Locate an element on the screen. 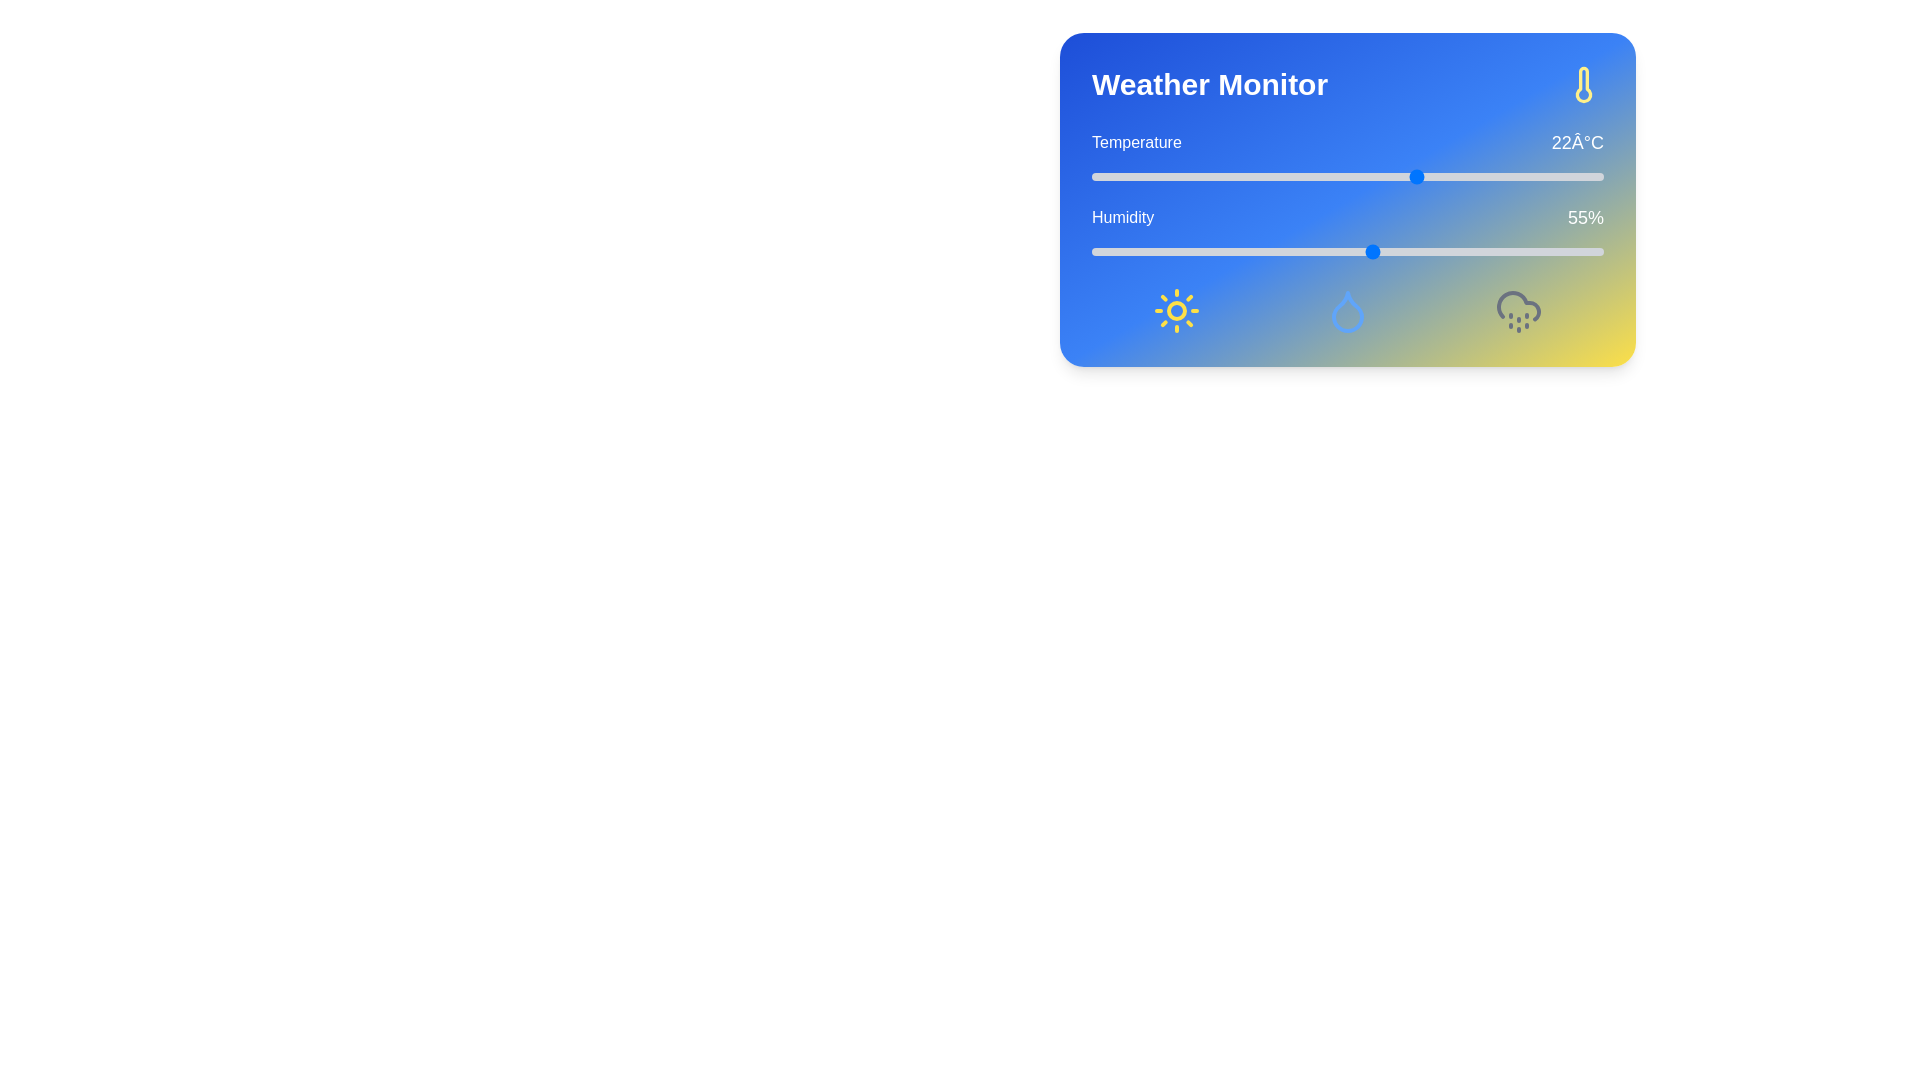 Image resolution: width=1920 pixels, height=1080 pixels. the humidity slider to 4% is located at coordinates (1111, 250).